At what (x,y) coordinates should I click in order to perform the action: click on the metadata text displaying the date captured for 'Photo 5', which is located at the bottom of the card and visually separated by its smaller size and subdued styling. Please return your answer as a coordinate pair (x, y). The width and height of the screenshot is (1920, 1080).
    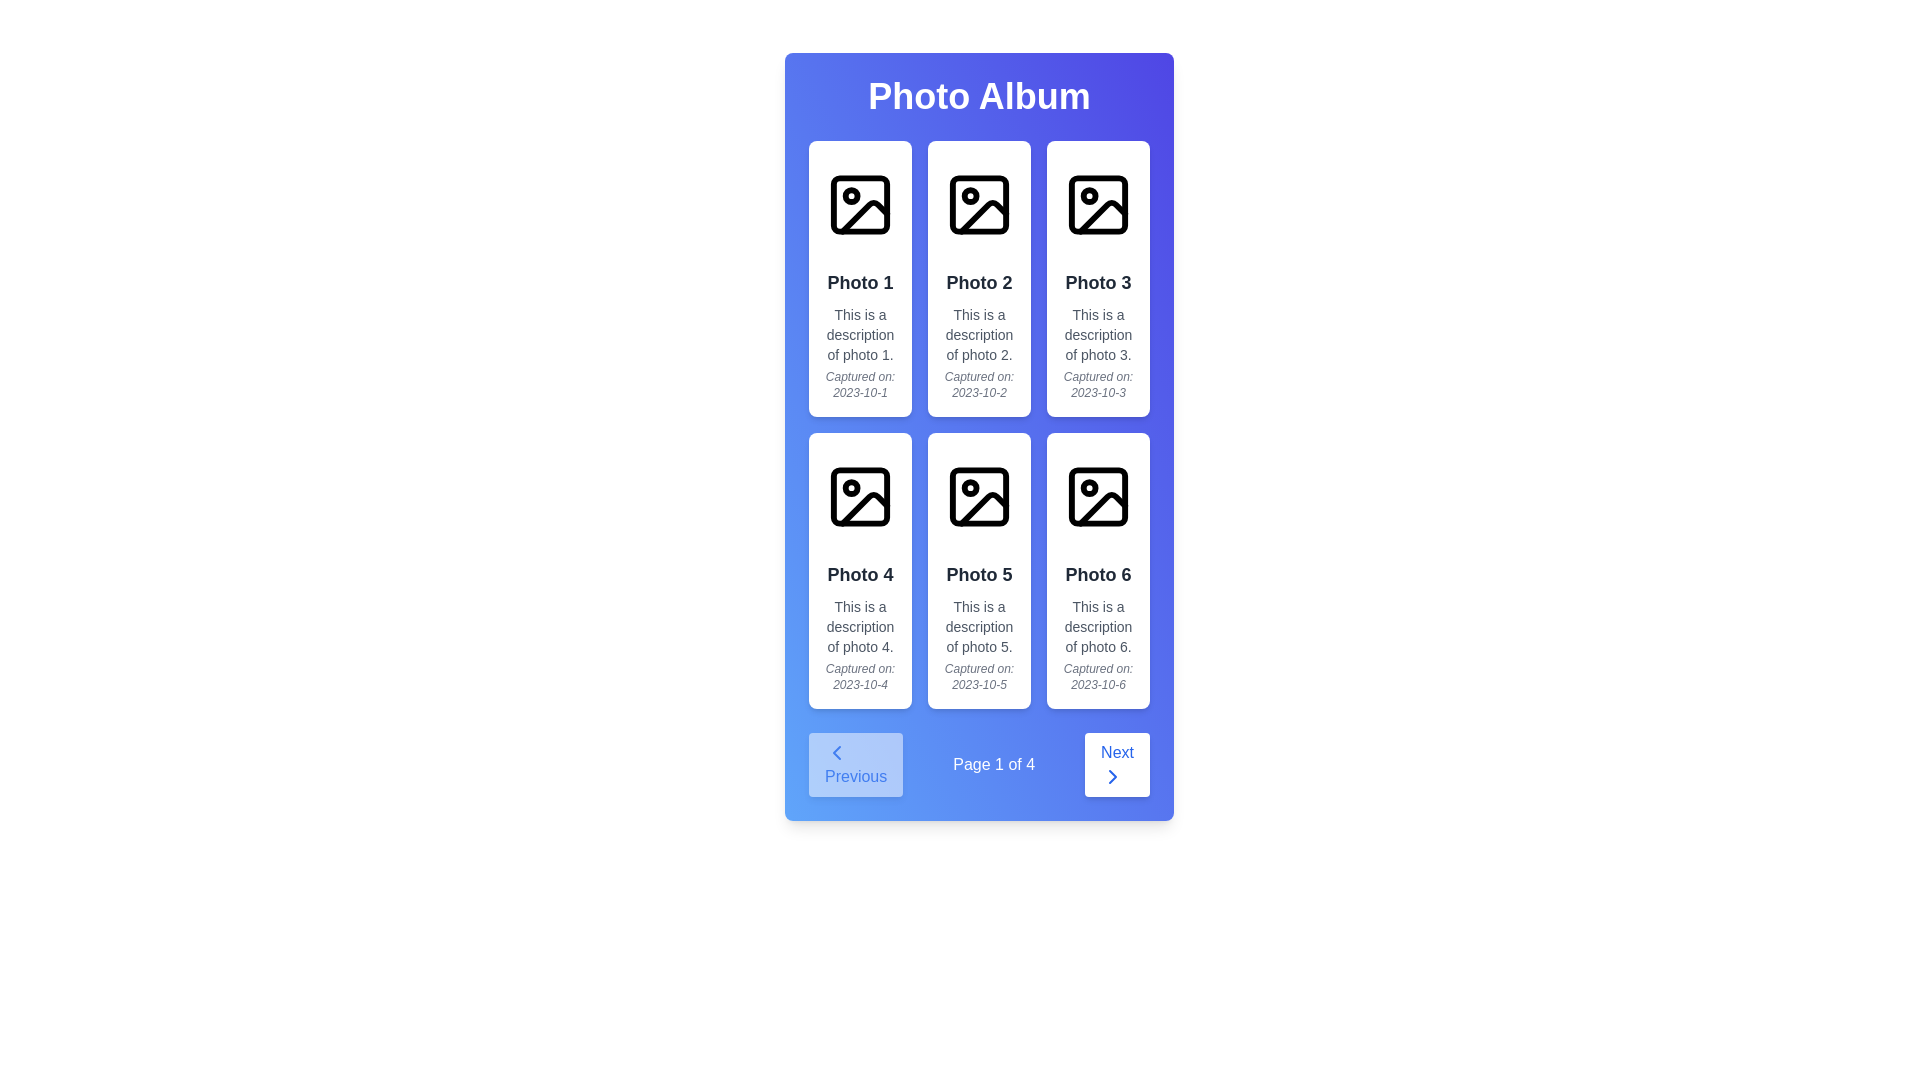
    Looking at the image, I should click on (979, 676).